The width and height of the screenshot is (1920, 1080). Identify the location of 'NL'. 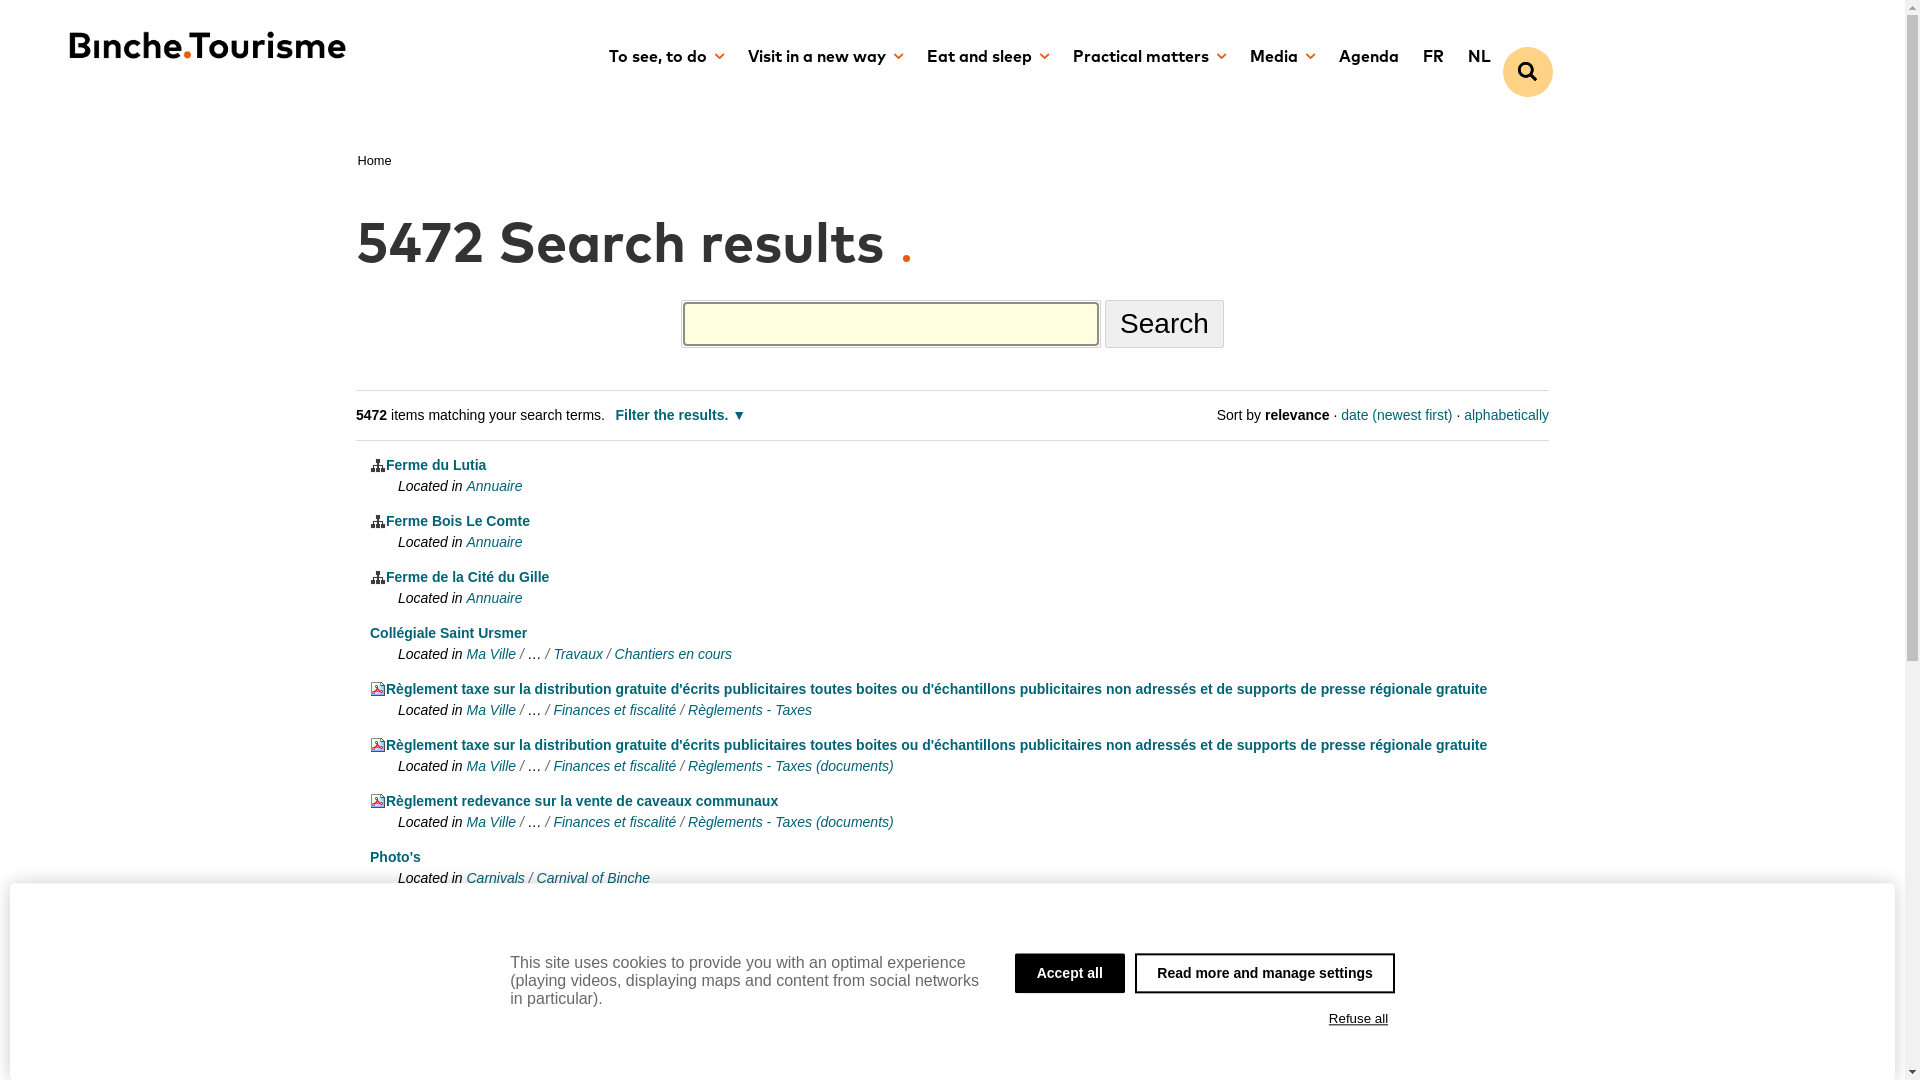
(1479, 56).